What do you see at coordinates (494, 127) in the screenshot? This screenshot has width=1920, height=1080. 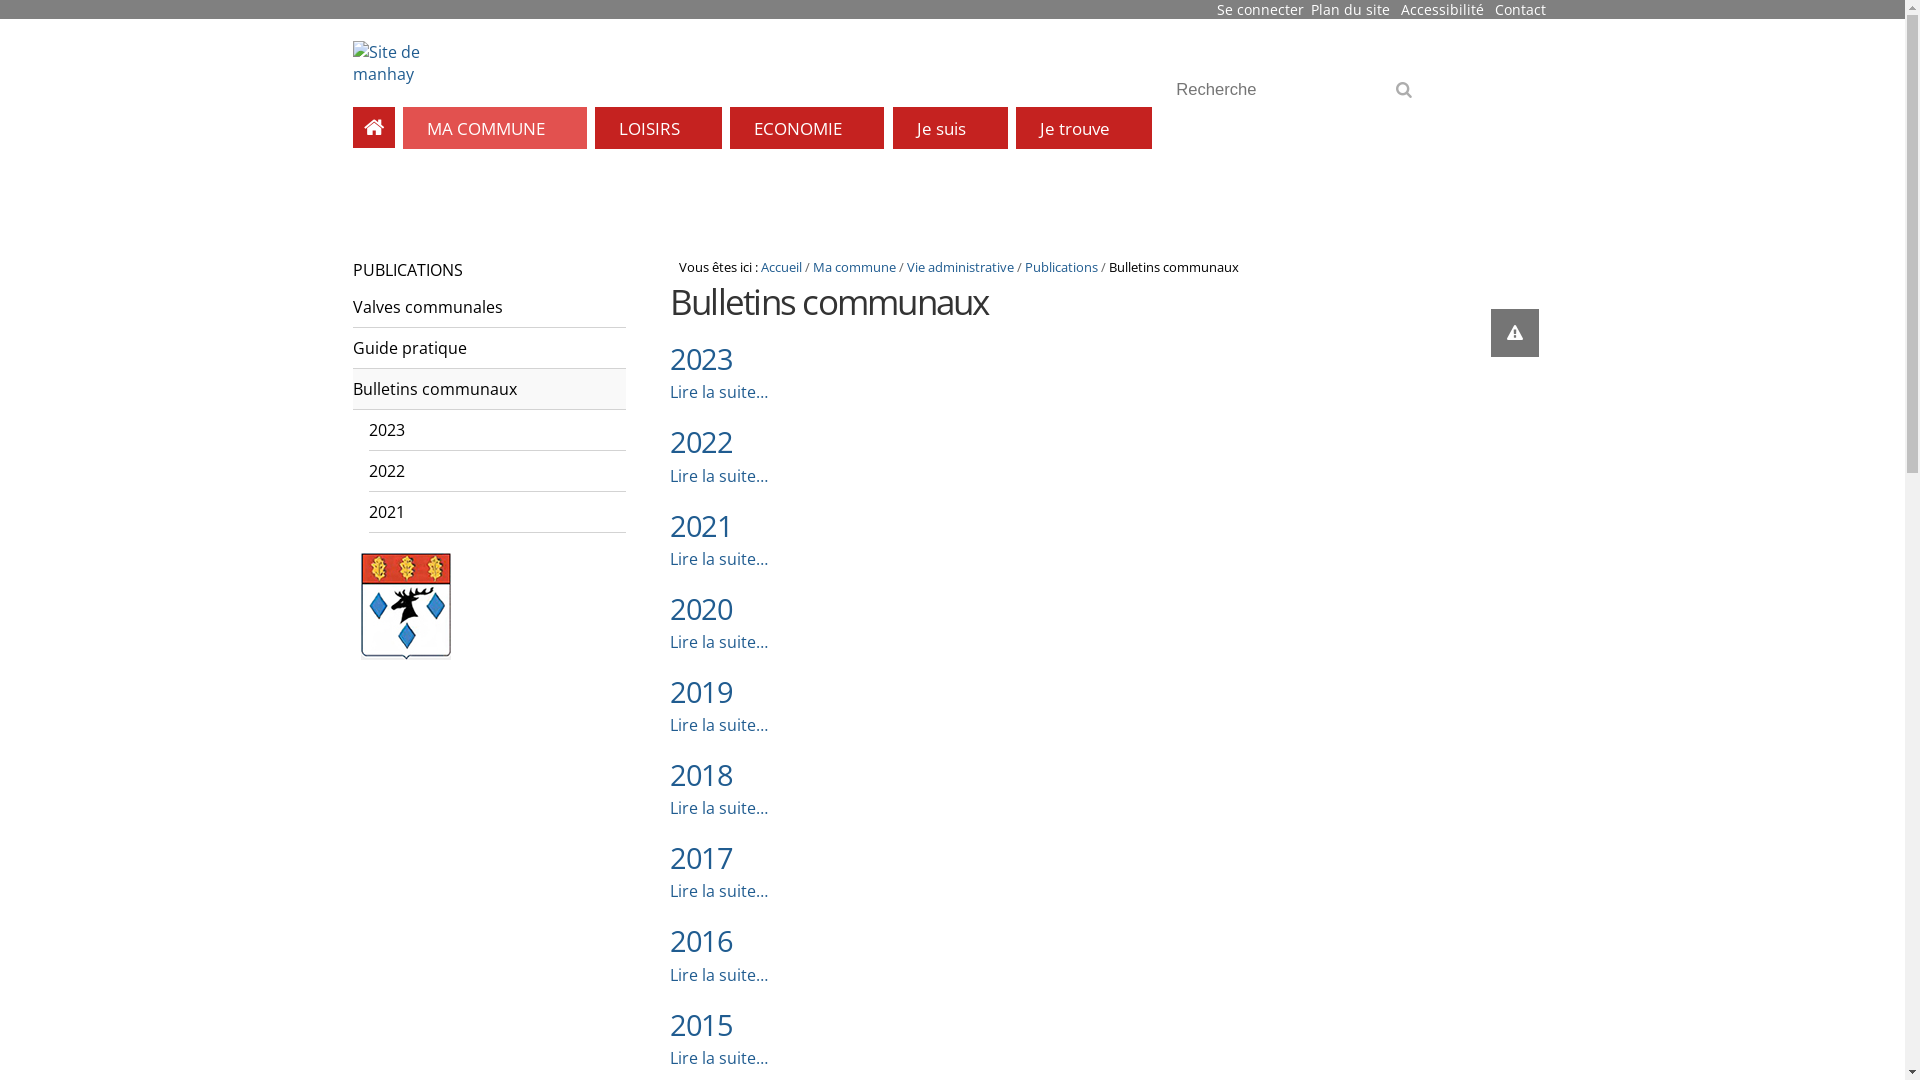 I see `'MA COMMUNE'` at bounding box center [494, 127].